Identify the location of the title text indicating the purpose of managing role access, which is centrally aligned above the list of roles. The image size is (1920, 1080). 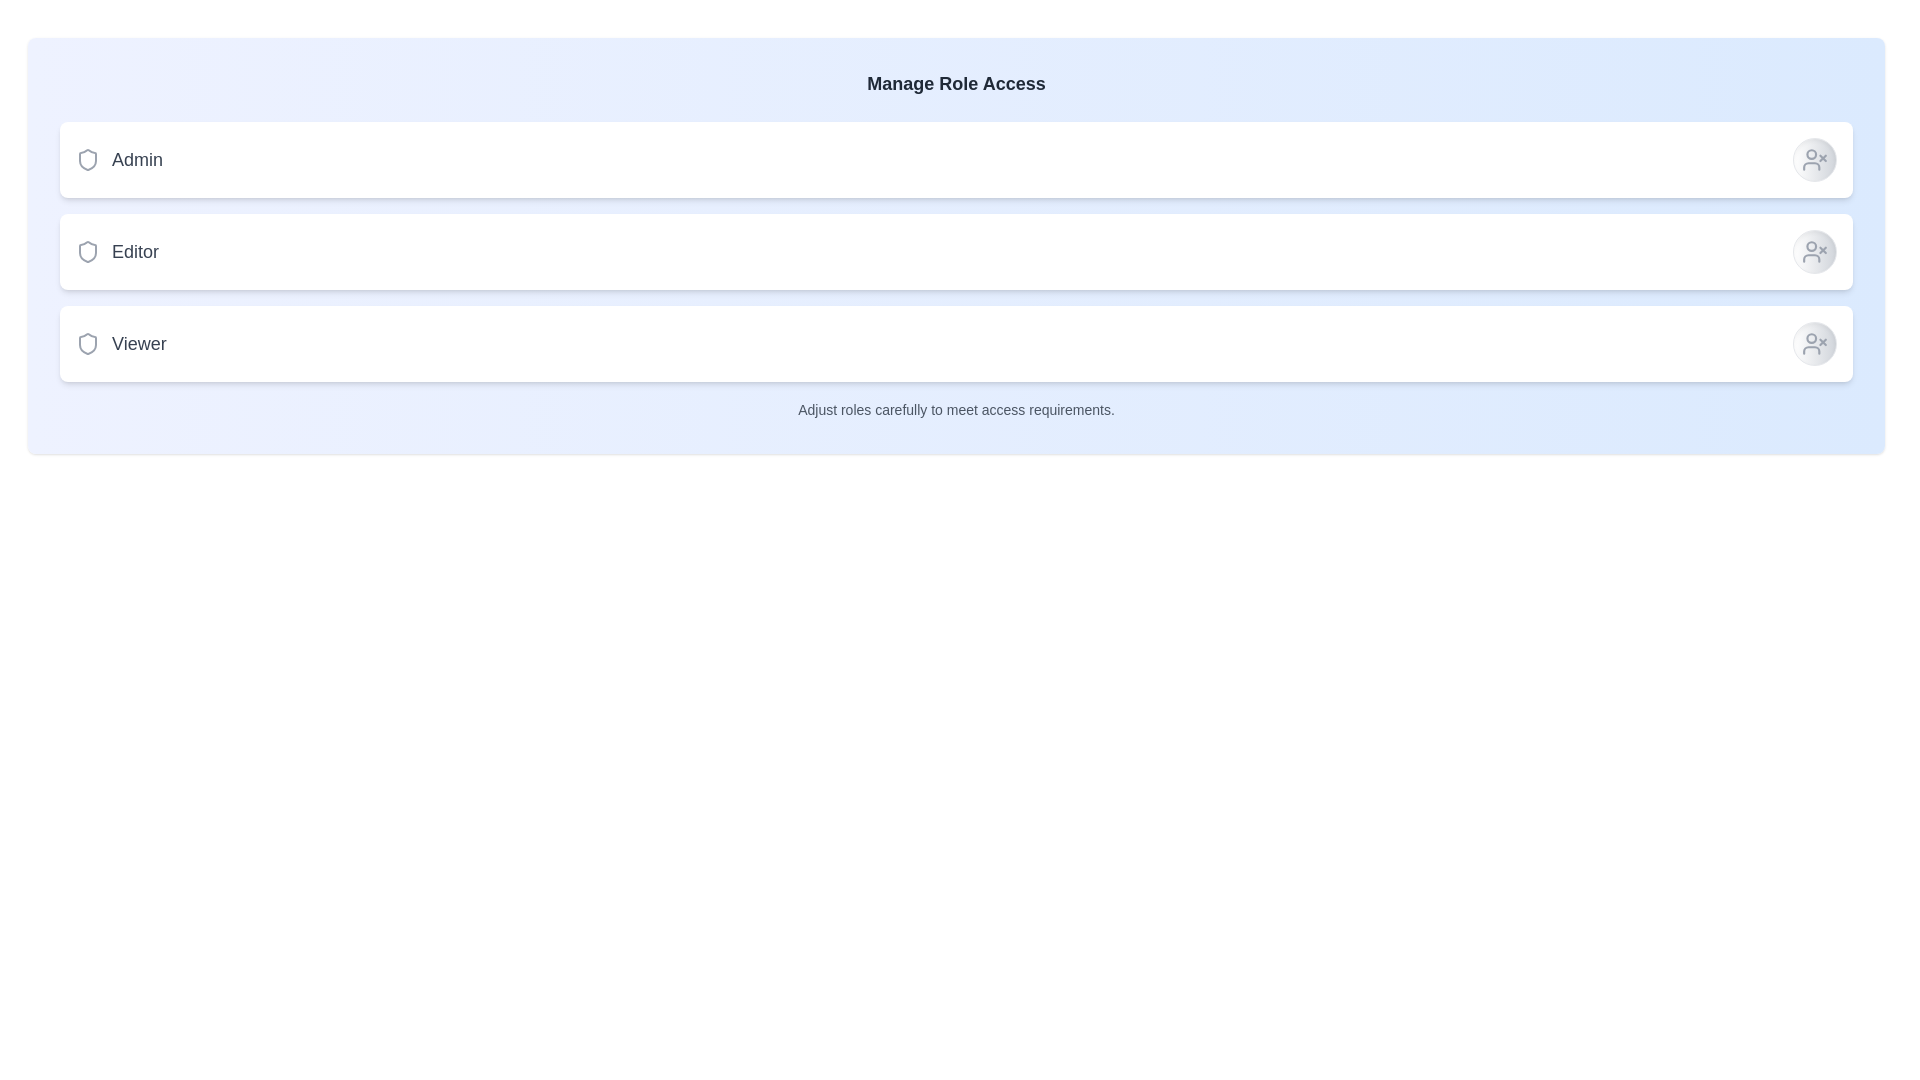
(955, 83).